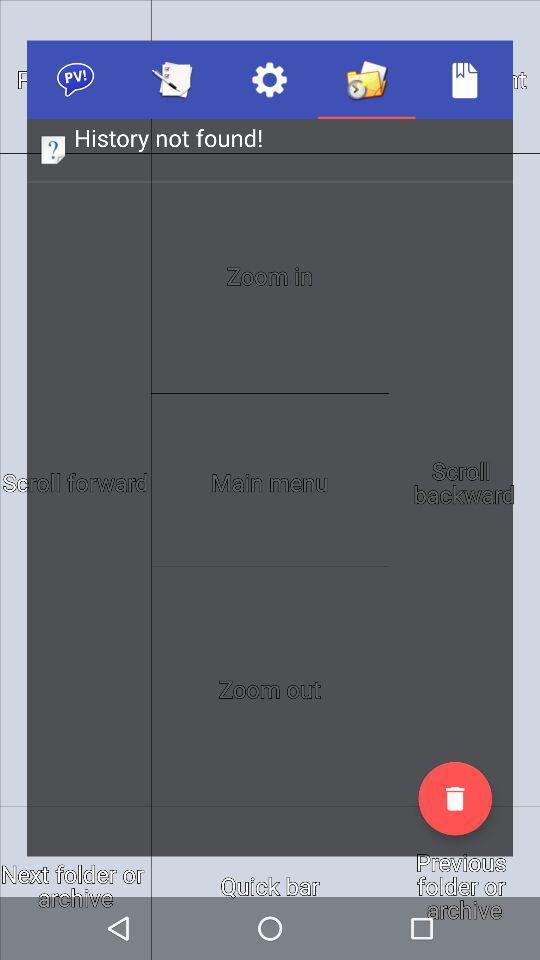  Describe the element at coordinates (455, 798) in the screenshot. I see `delete button` at that location.